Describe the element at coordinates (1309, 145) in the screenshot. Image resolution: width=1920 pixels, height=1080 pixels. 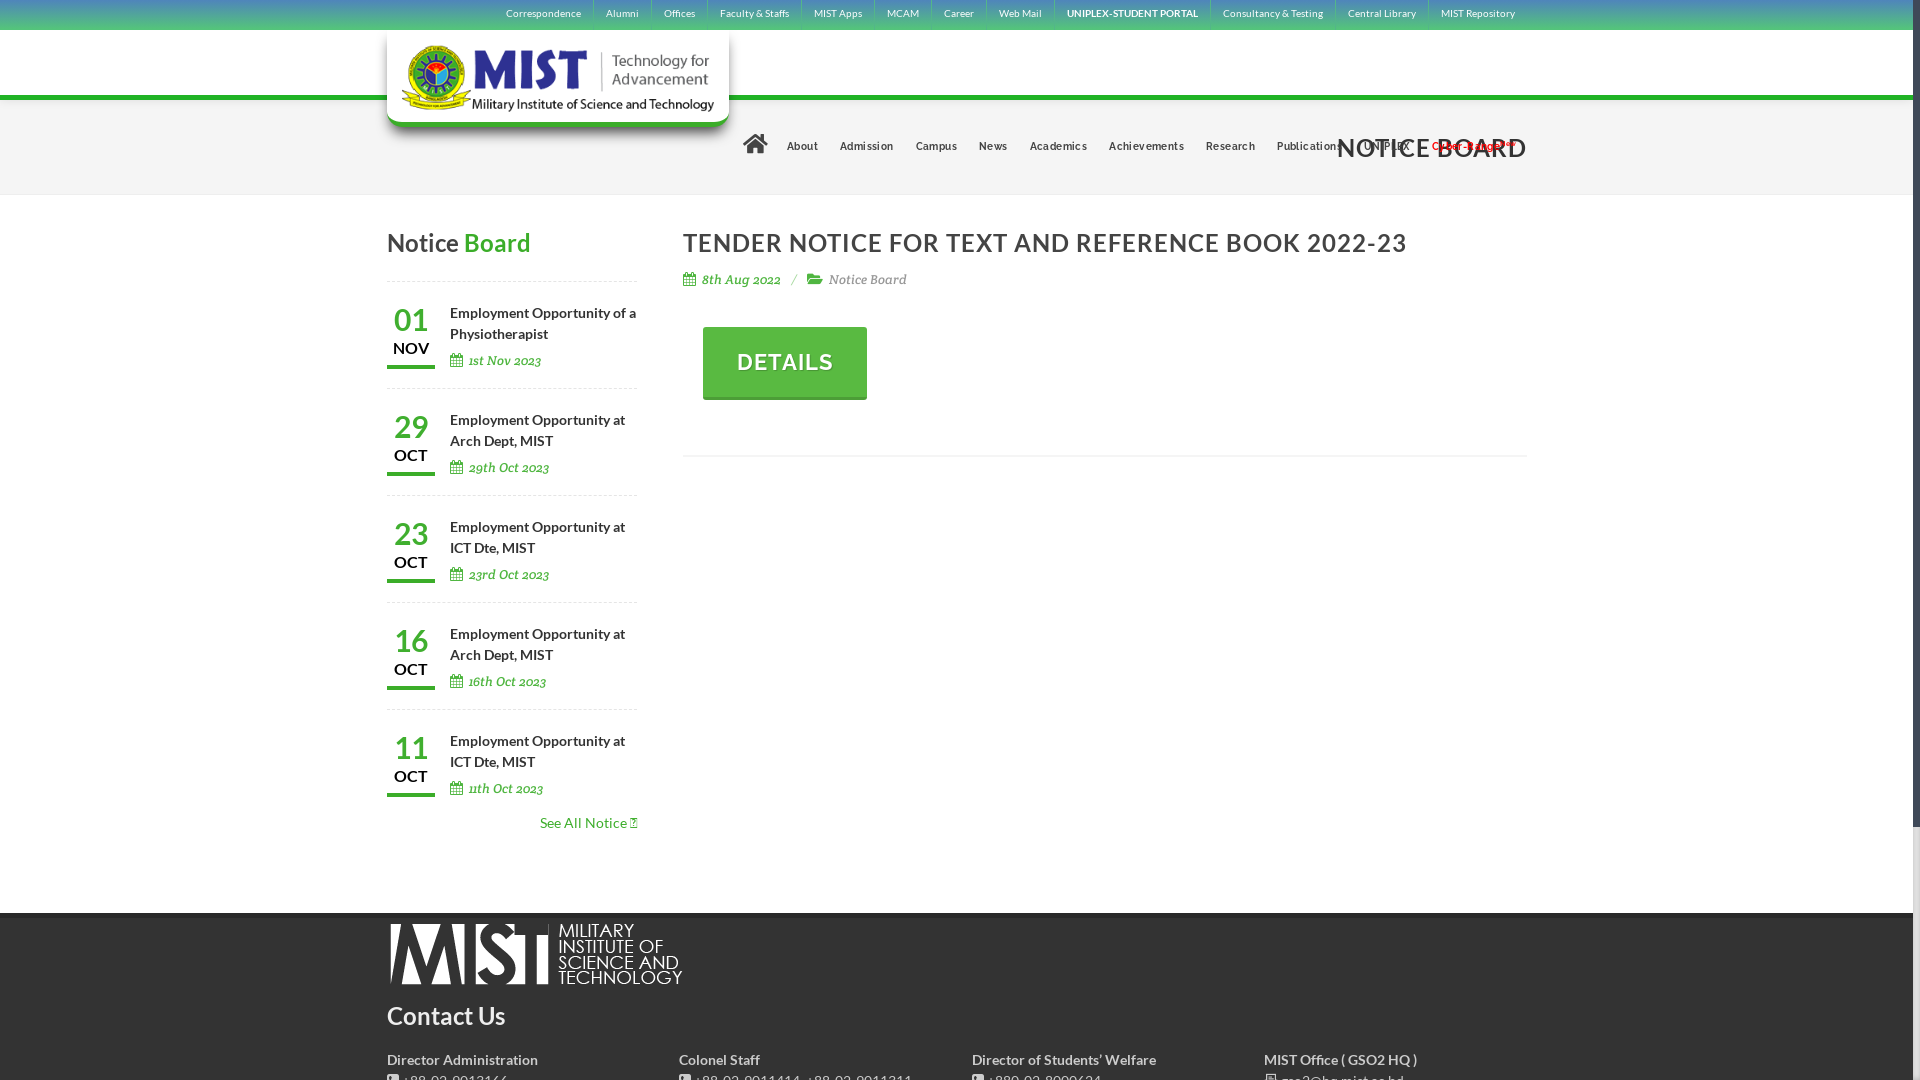
I see `'Publications'` at that location.